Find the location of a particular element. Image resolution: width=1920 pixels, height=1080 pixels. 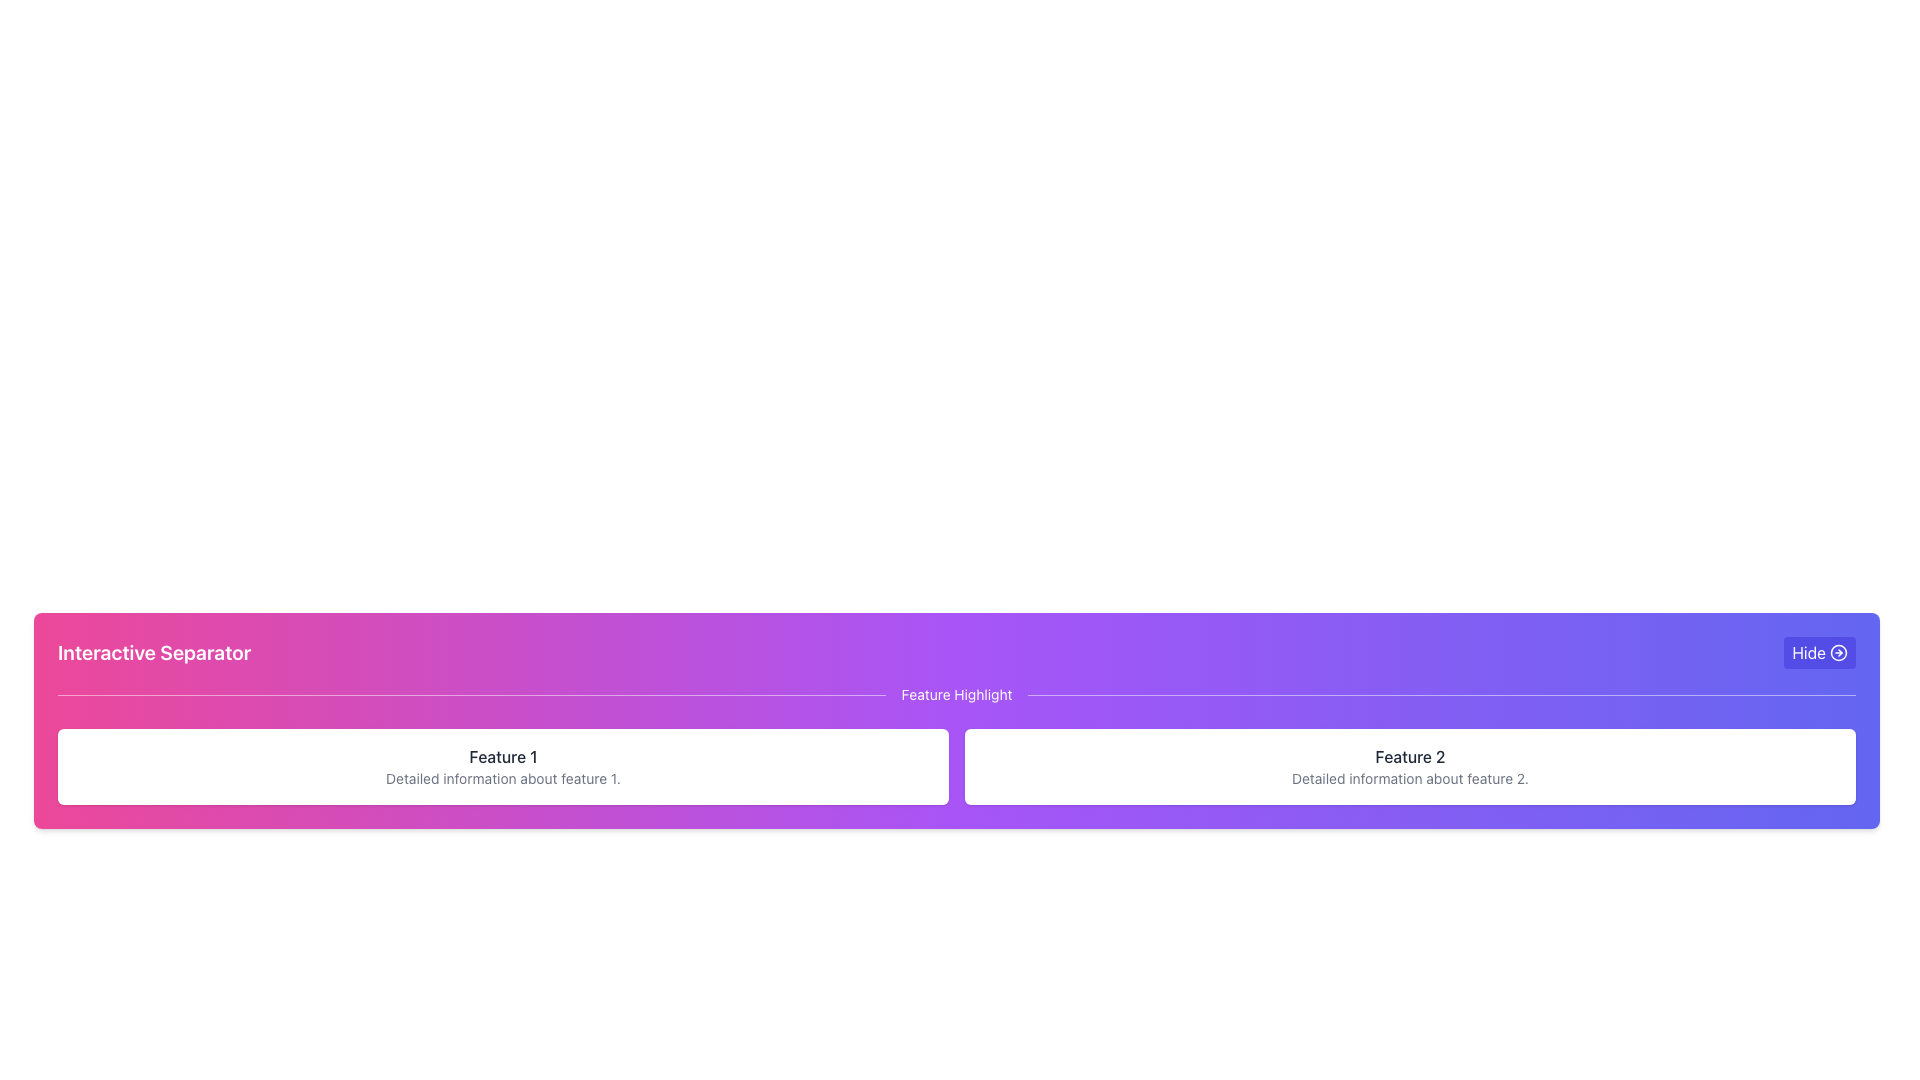

the Text Label that serves as a section heading or label, positioned at the top-left corner of its section, separated from other components is located at coordinates (153, 652).